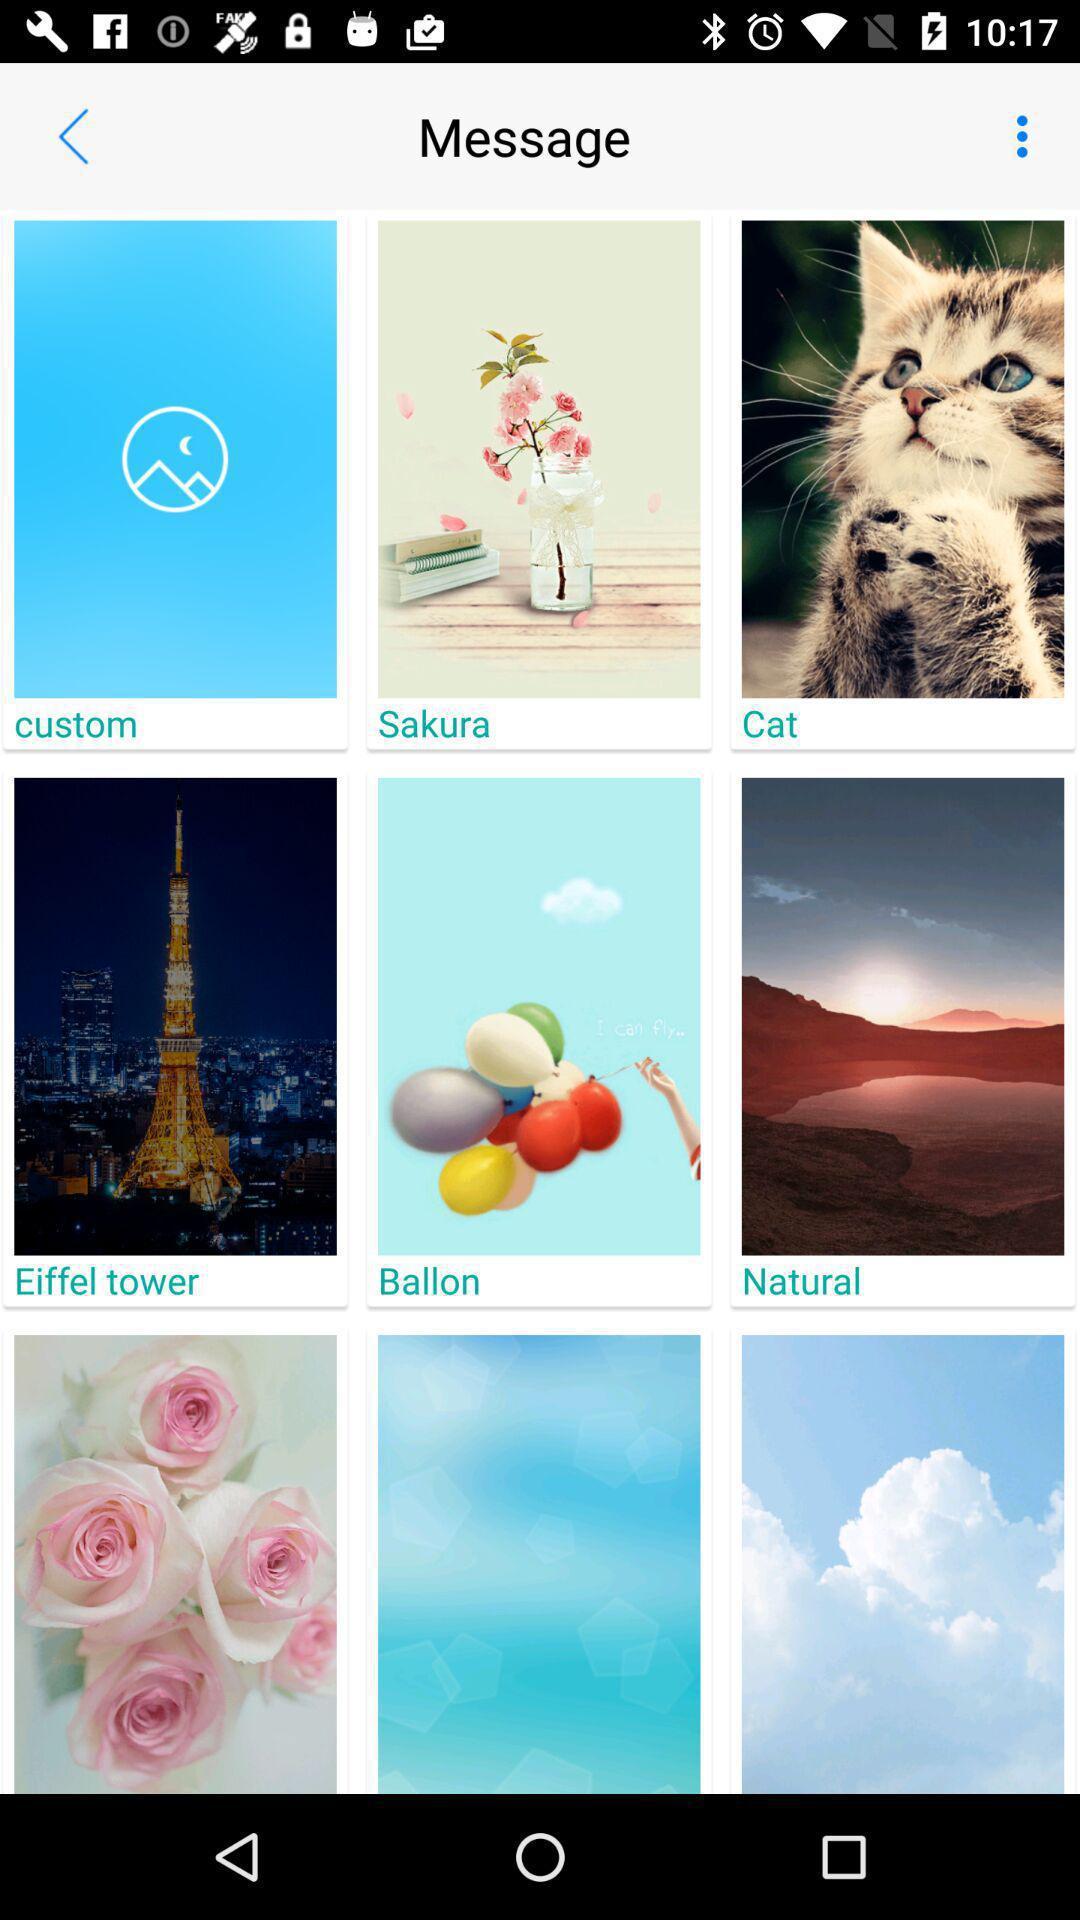 This screenshot has width=1080, height=1920. Describe the element at coordinates (1027, 136) in the screenshot. I see `the three vertical dots on the top right corner of the web page` at that location.